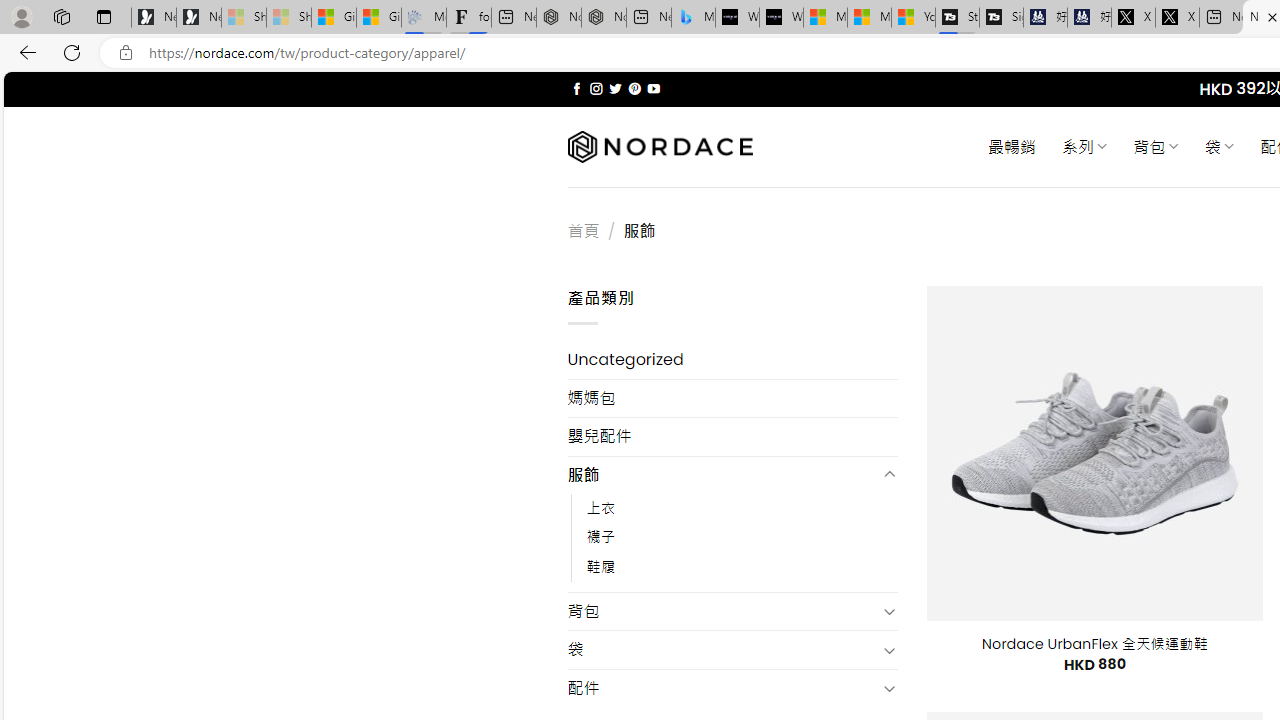  Describe the element at coordinates (731, 360) in the screenshot. I see `'Uncategorized'` at that location.